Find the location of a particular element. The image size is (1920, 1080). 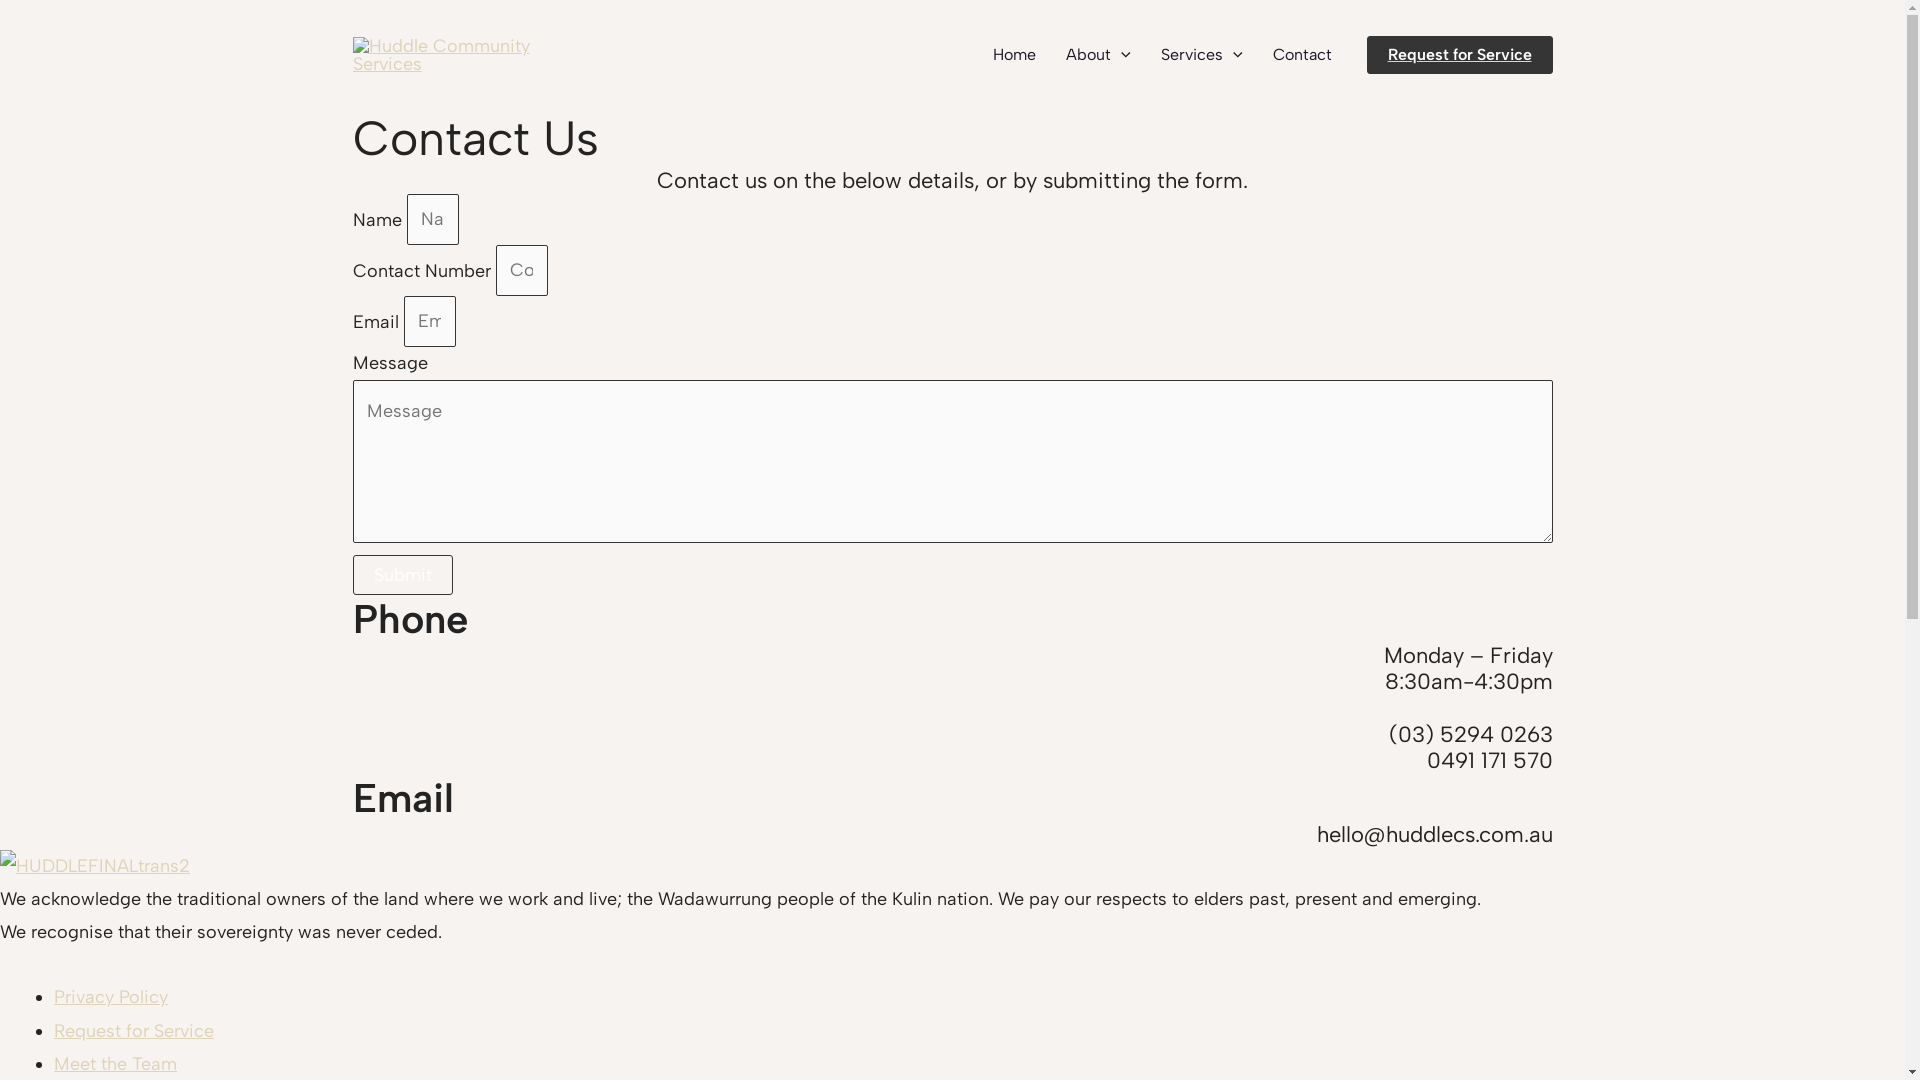

'About' is located at coordinates (1097, 53).